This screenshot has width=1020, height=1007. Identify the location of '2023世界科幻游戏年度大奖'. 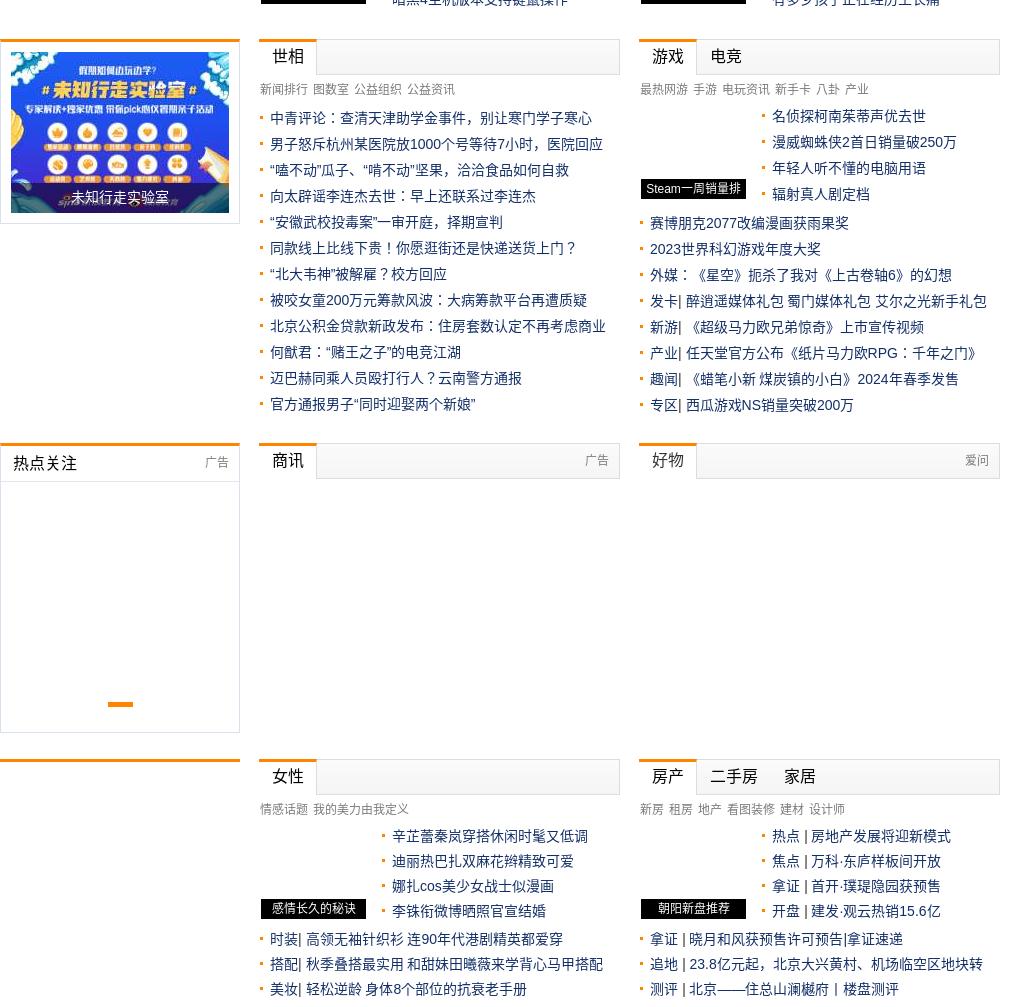
(735, 249).